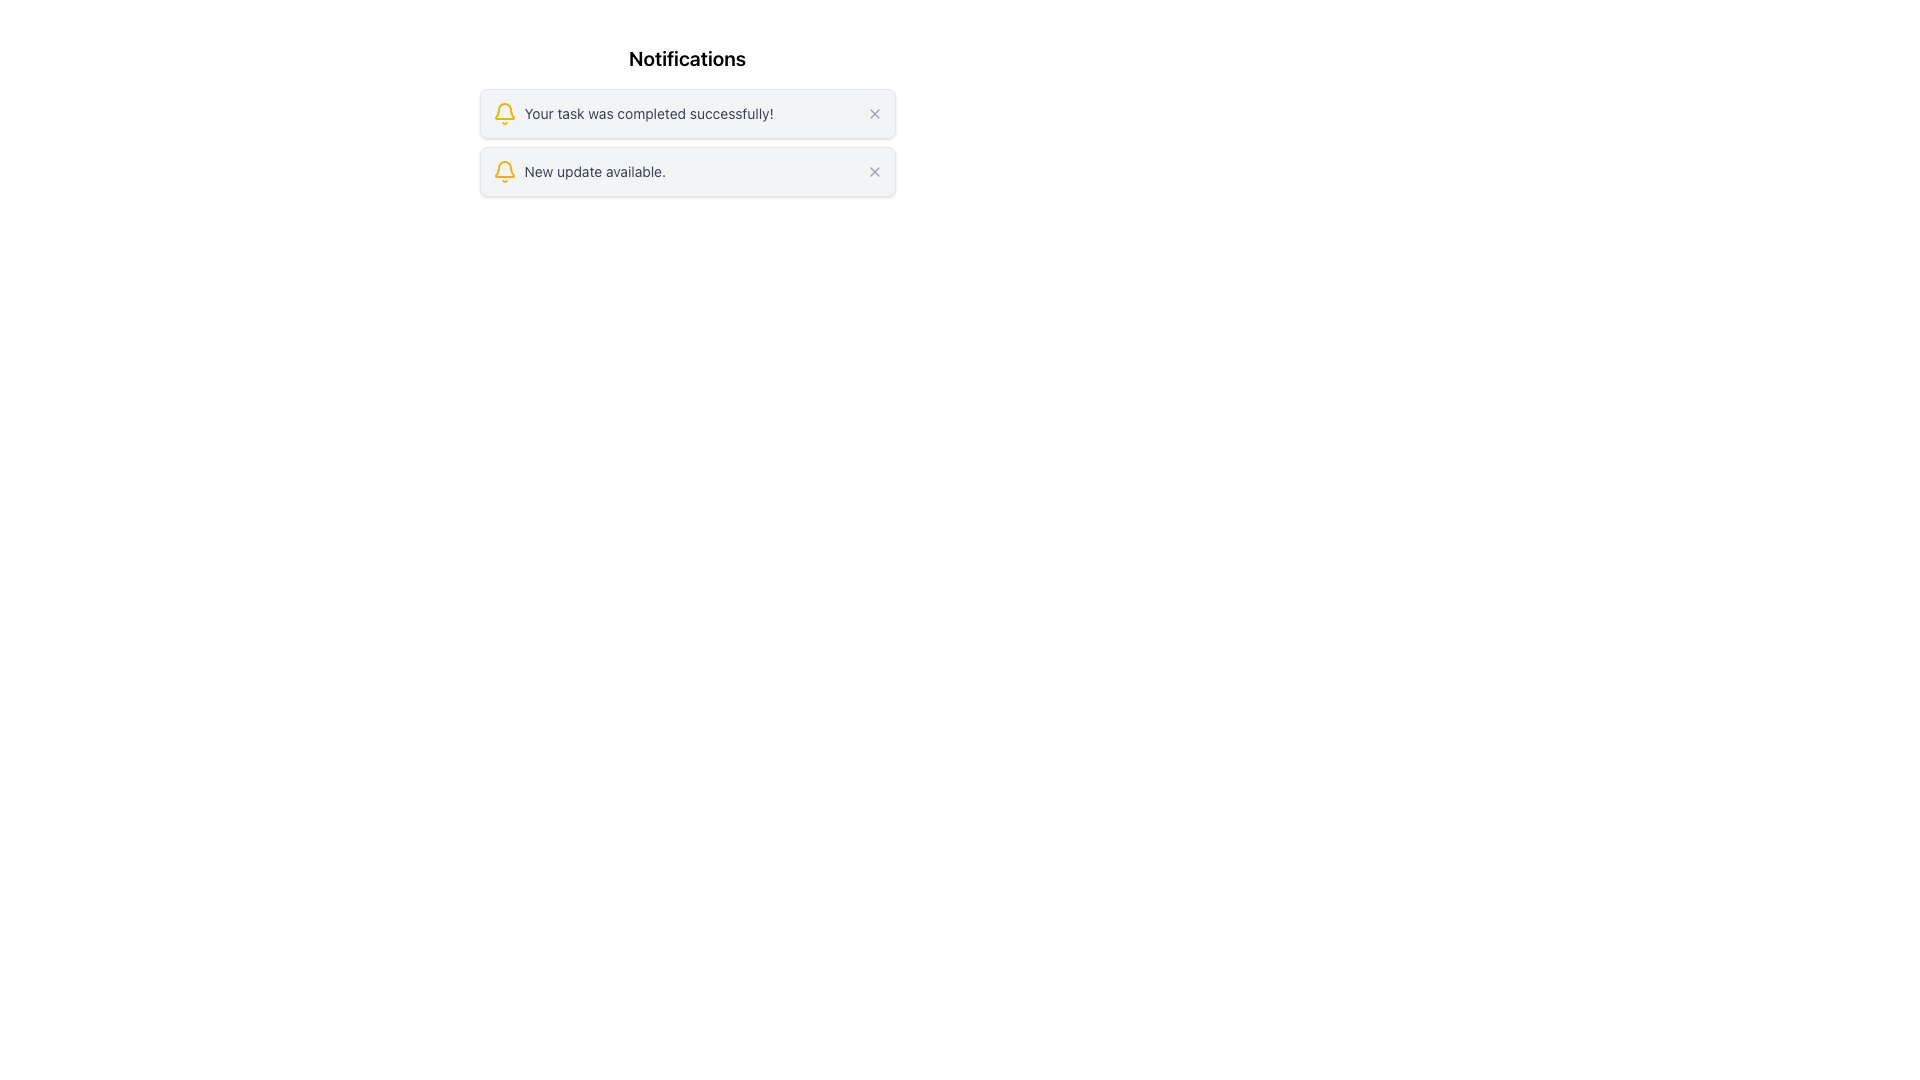 The width and height of the screenshot is (1920, 1080). Describe the element at coordinates (504, 171) in the screenshot. I see `the notification icon indicating the status of the 'New update available' notification item` at that location.